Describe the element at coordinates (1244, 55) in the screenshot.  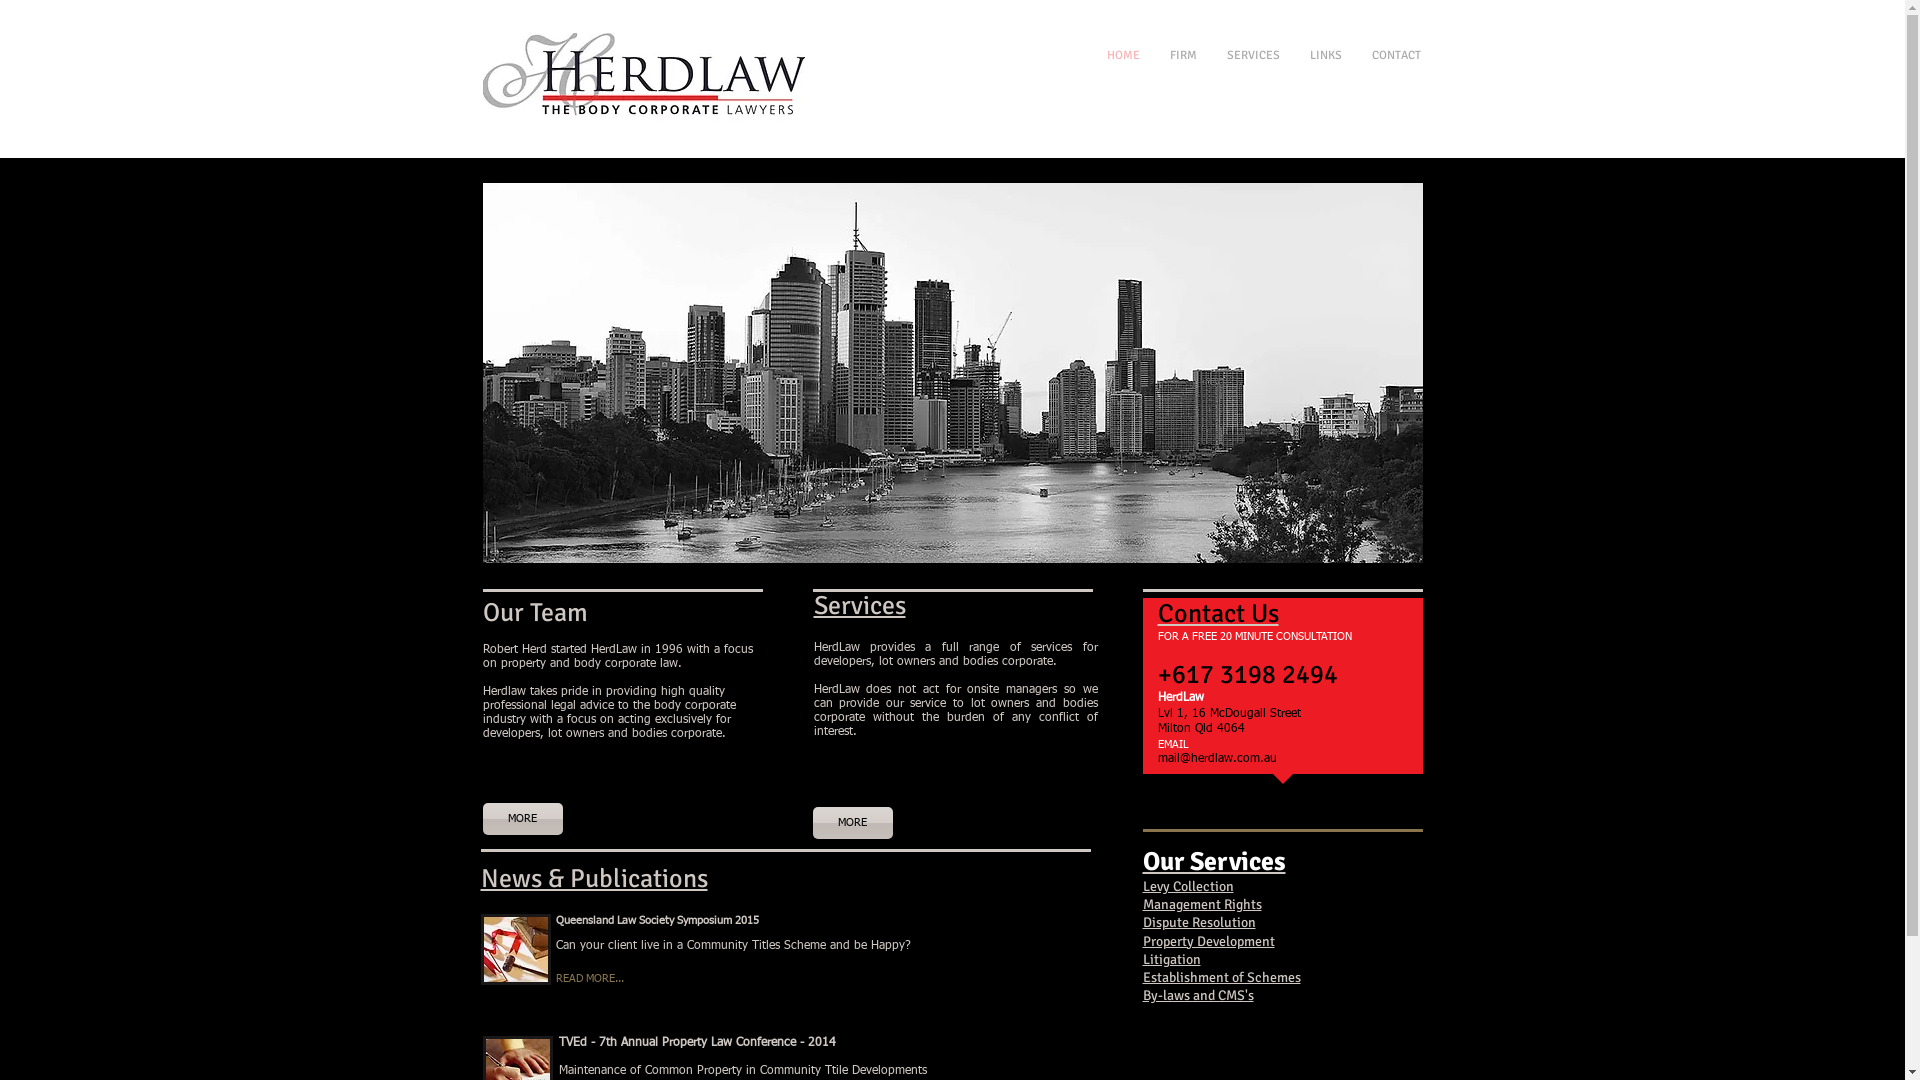
I see `'FIRM'` at that location.